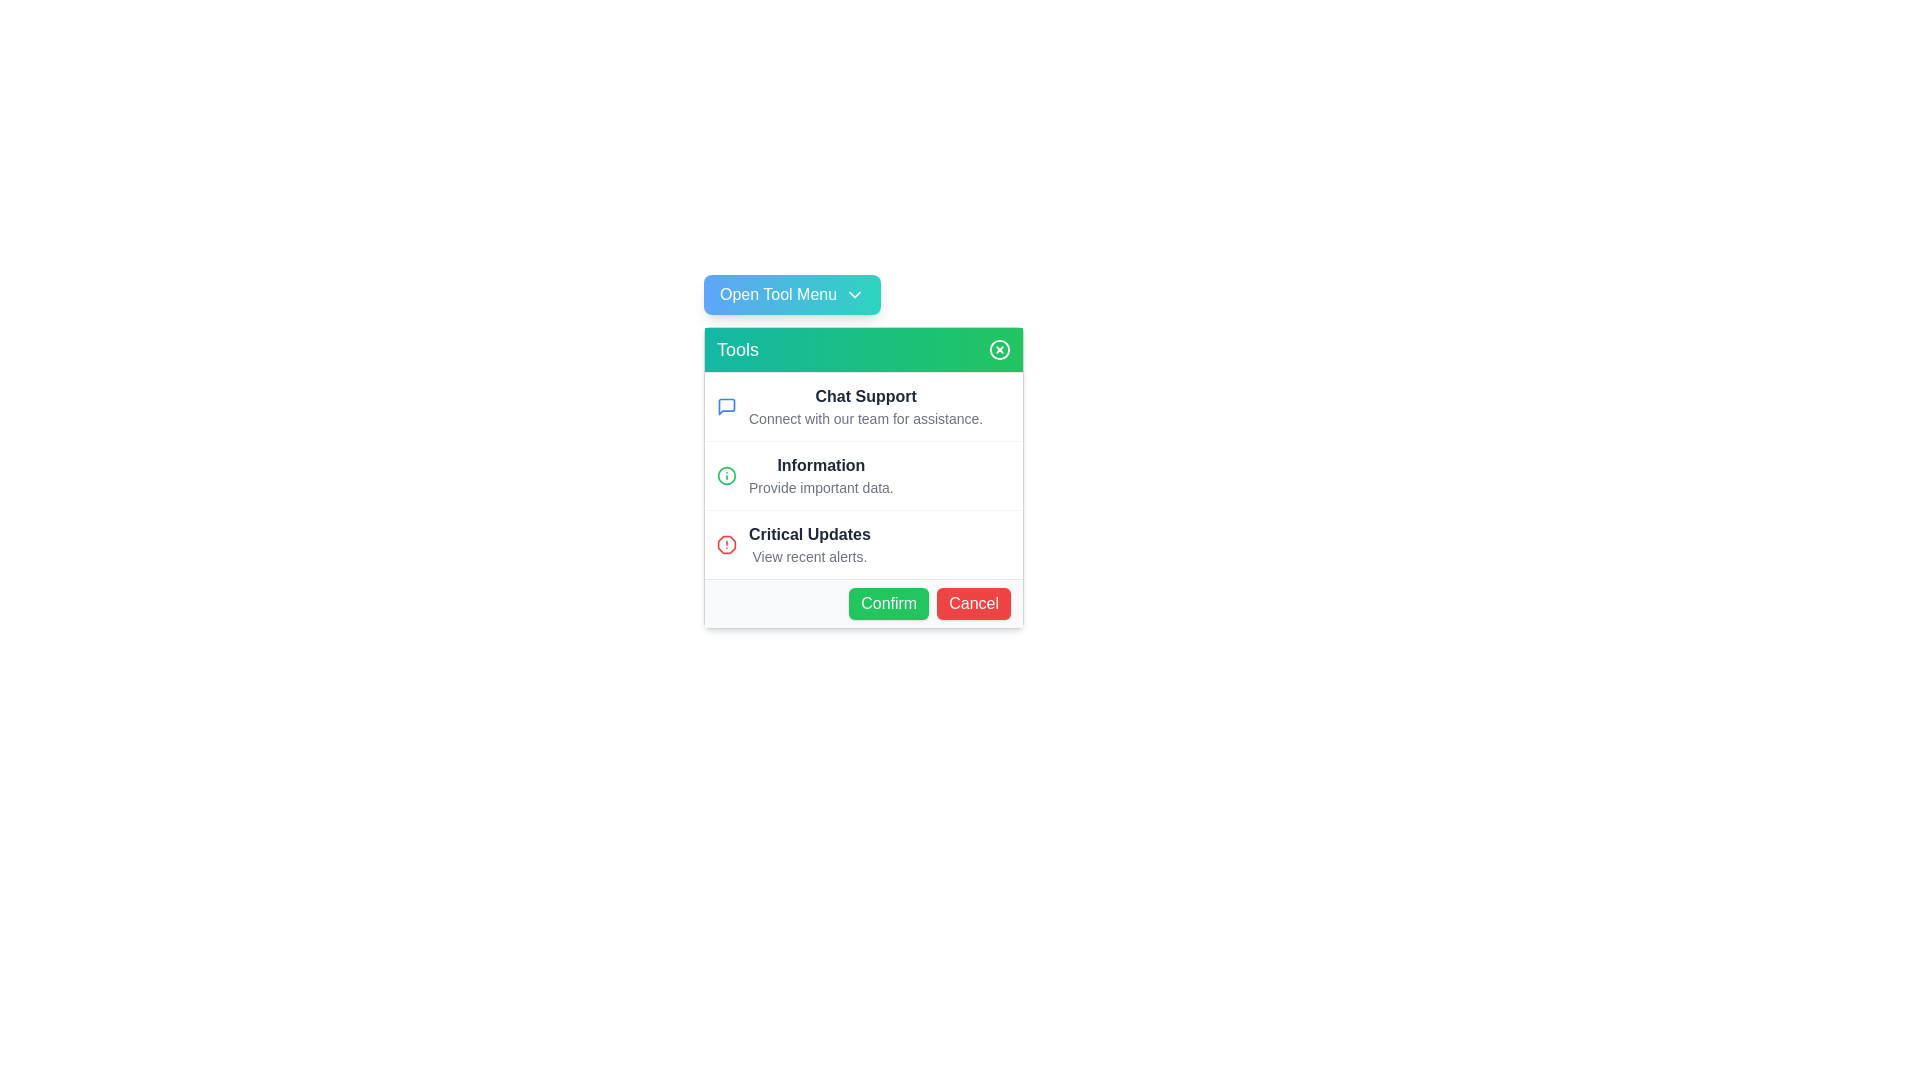  What do you see at coordinates (809, 544) in the screenshot?
I see `the notification element that consists of a title and subtitle text, positioned within the modal dialog under the section labeled 'Tools', and is the third entry in the vertical list after 'Chat Support' and 'Information'` at bounding box center [809, 544].